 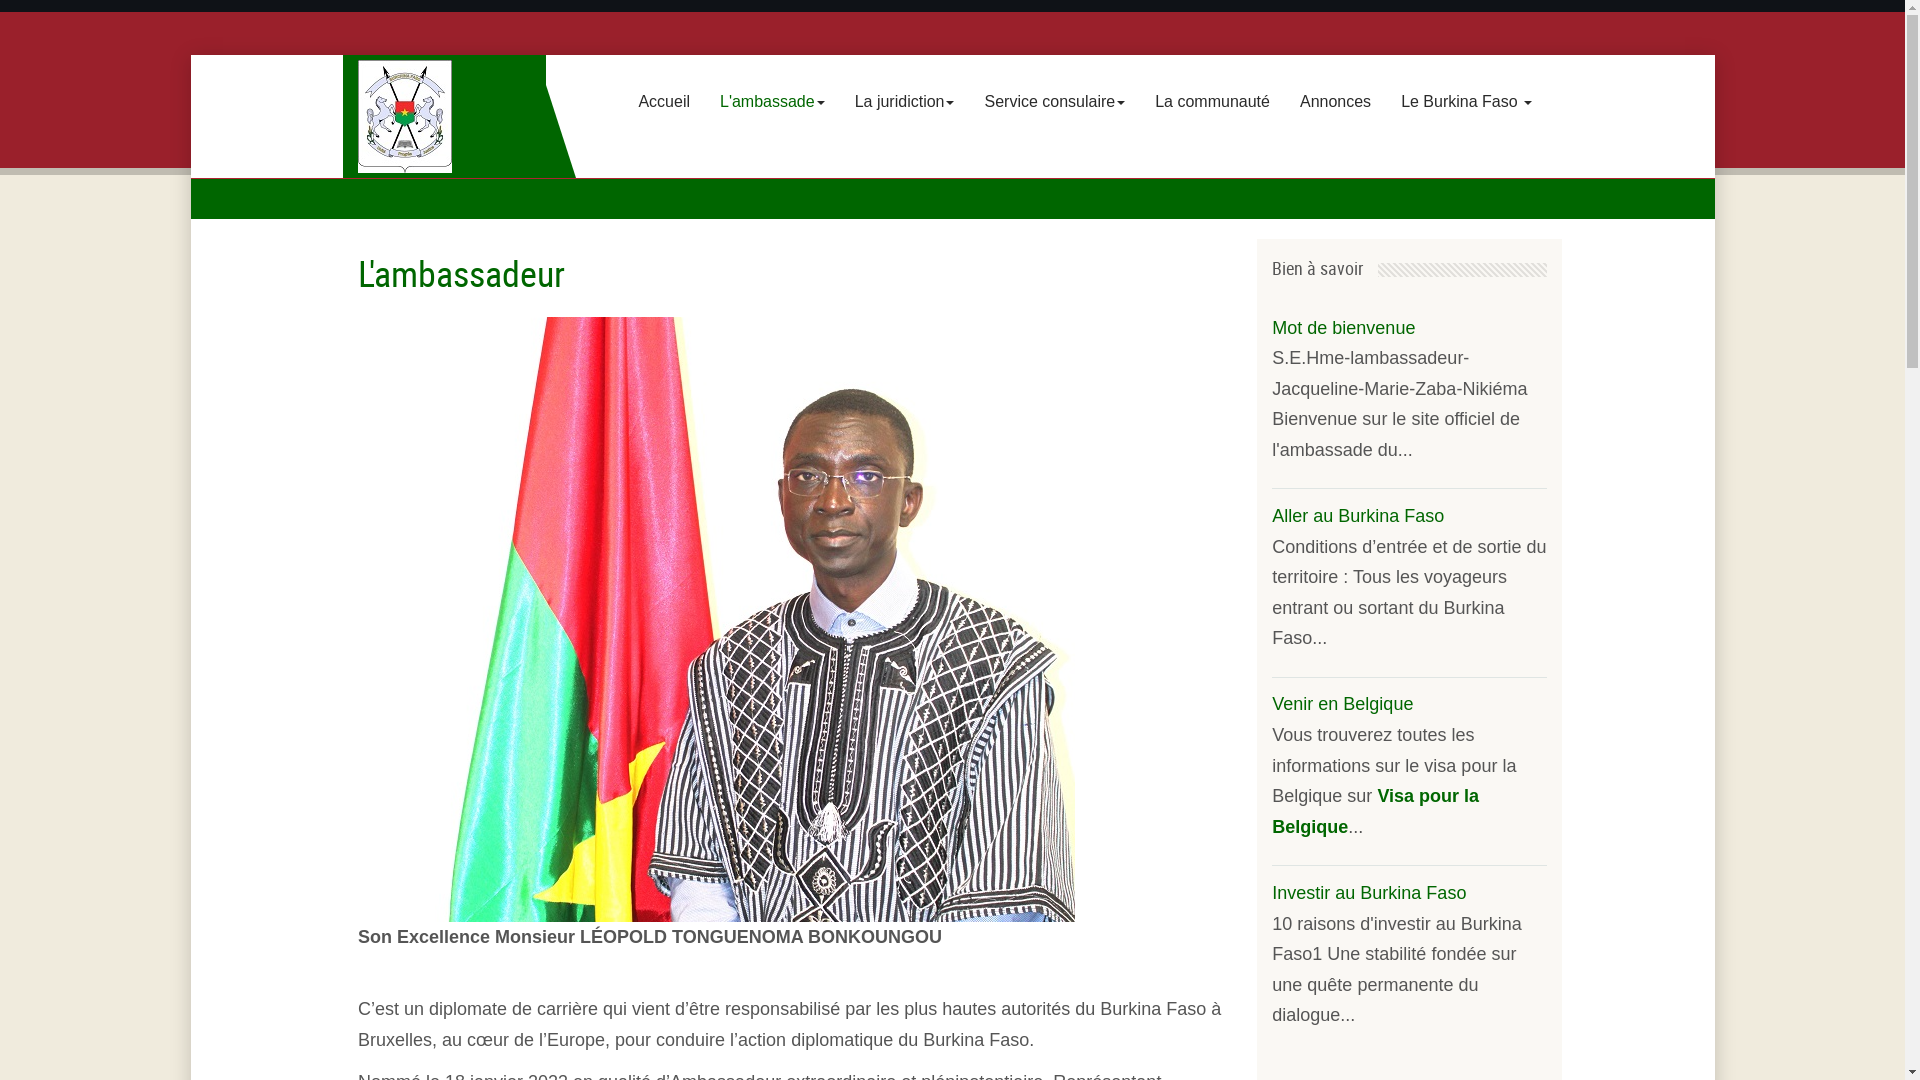 What do you see at coordinates (460, 273) in the screenshot?
I see `'L'ambassadeur'` at bounding box center [460, 273].